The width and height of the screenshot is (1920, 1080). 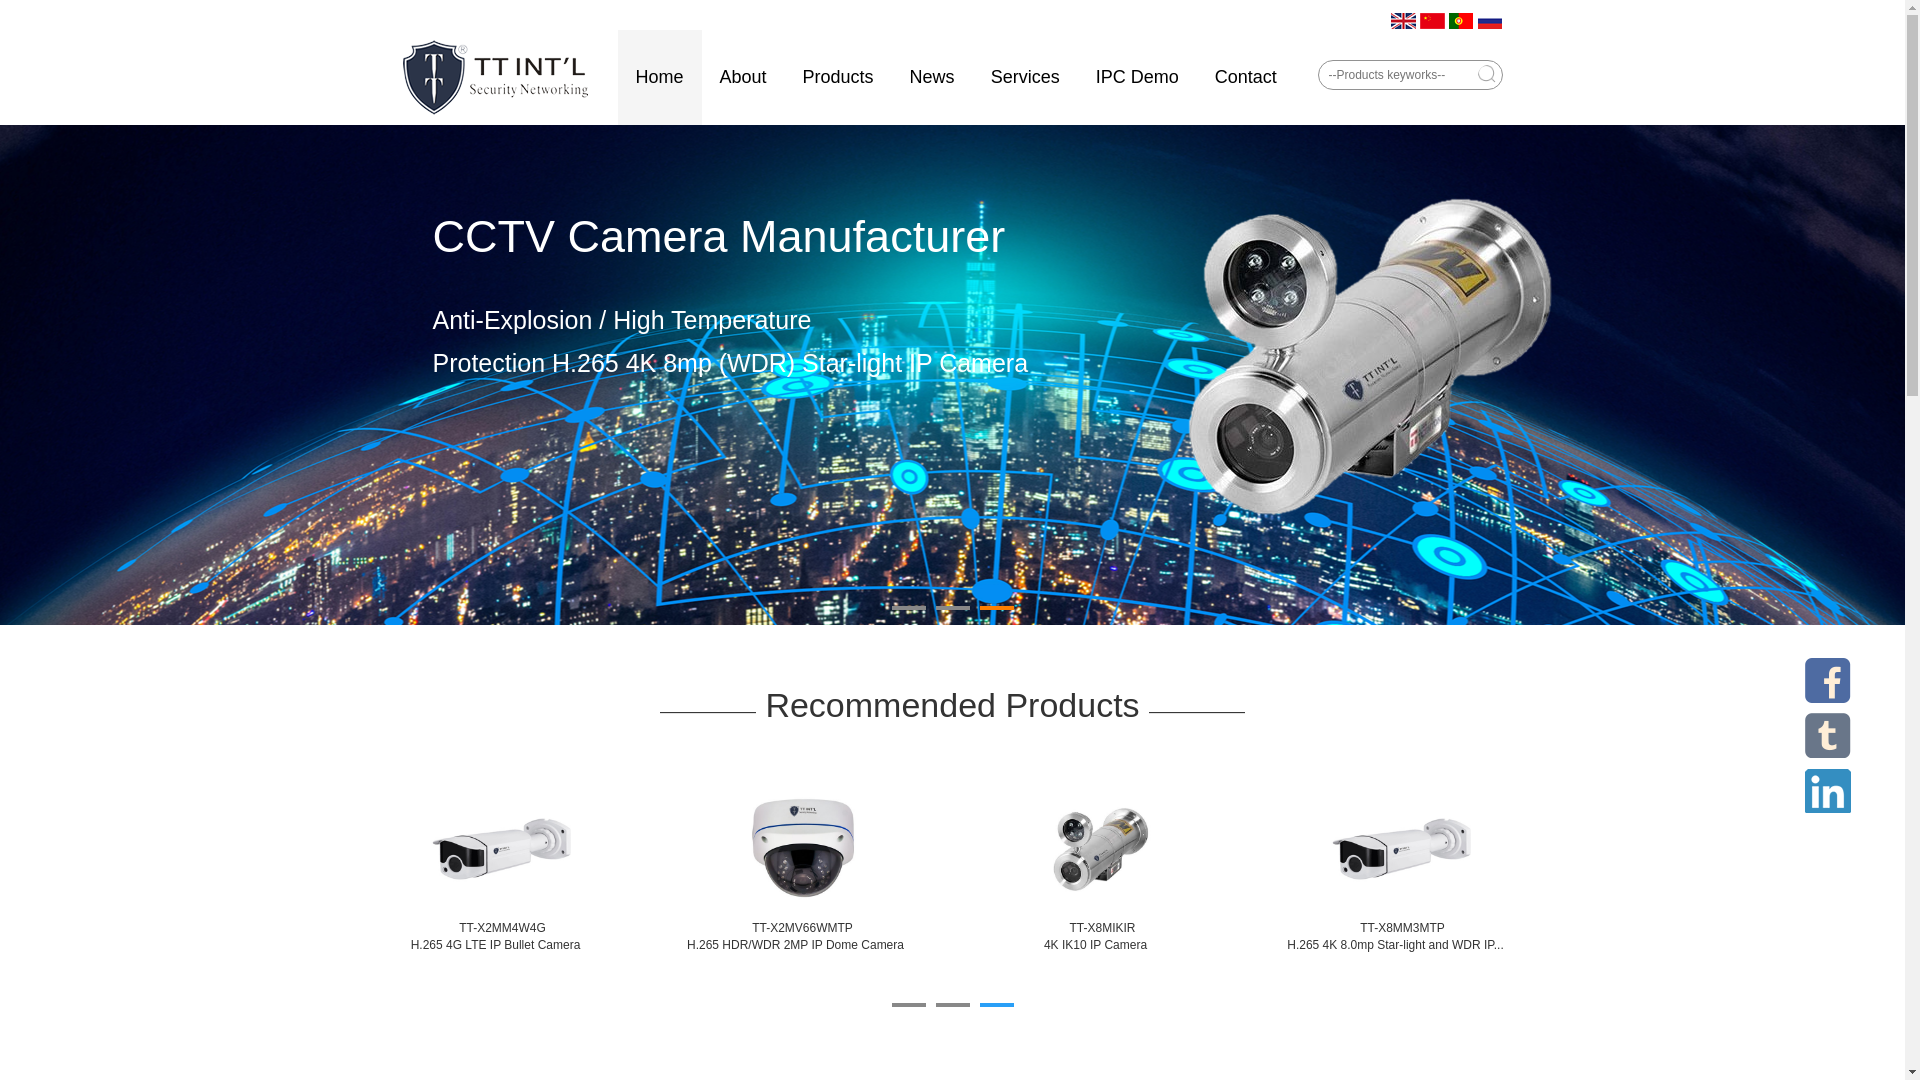 What do you see at coordinates (1137, 76) in the screenshot?
I see `'IPC Demo'` at bounding box center [1137, 76].